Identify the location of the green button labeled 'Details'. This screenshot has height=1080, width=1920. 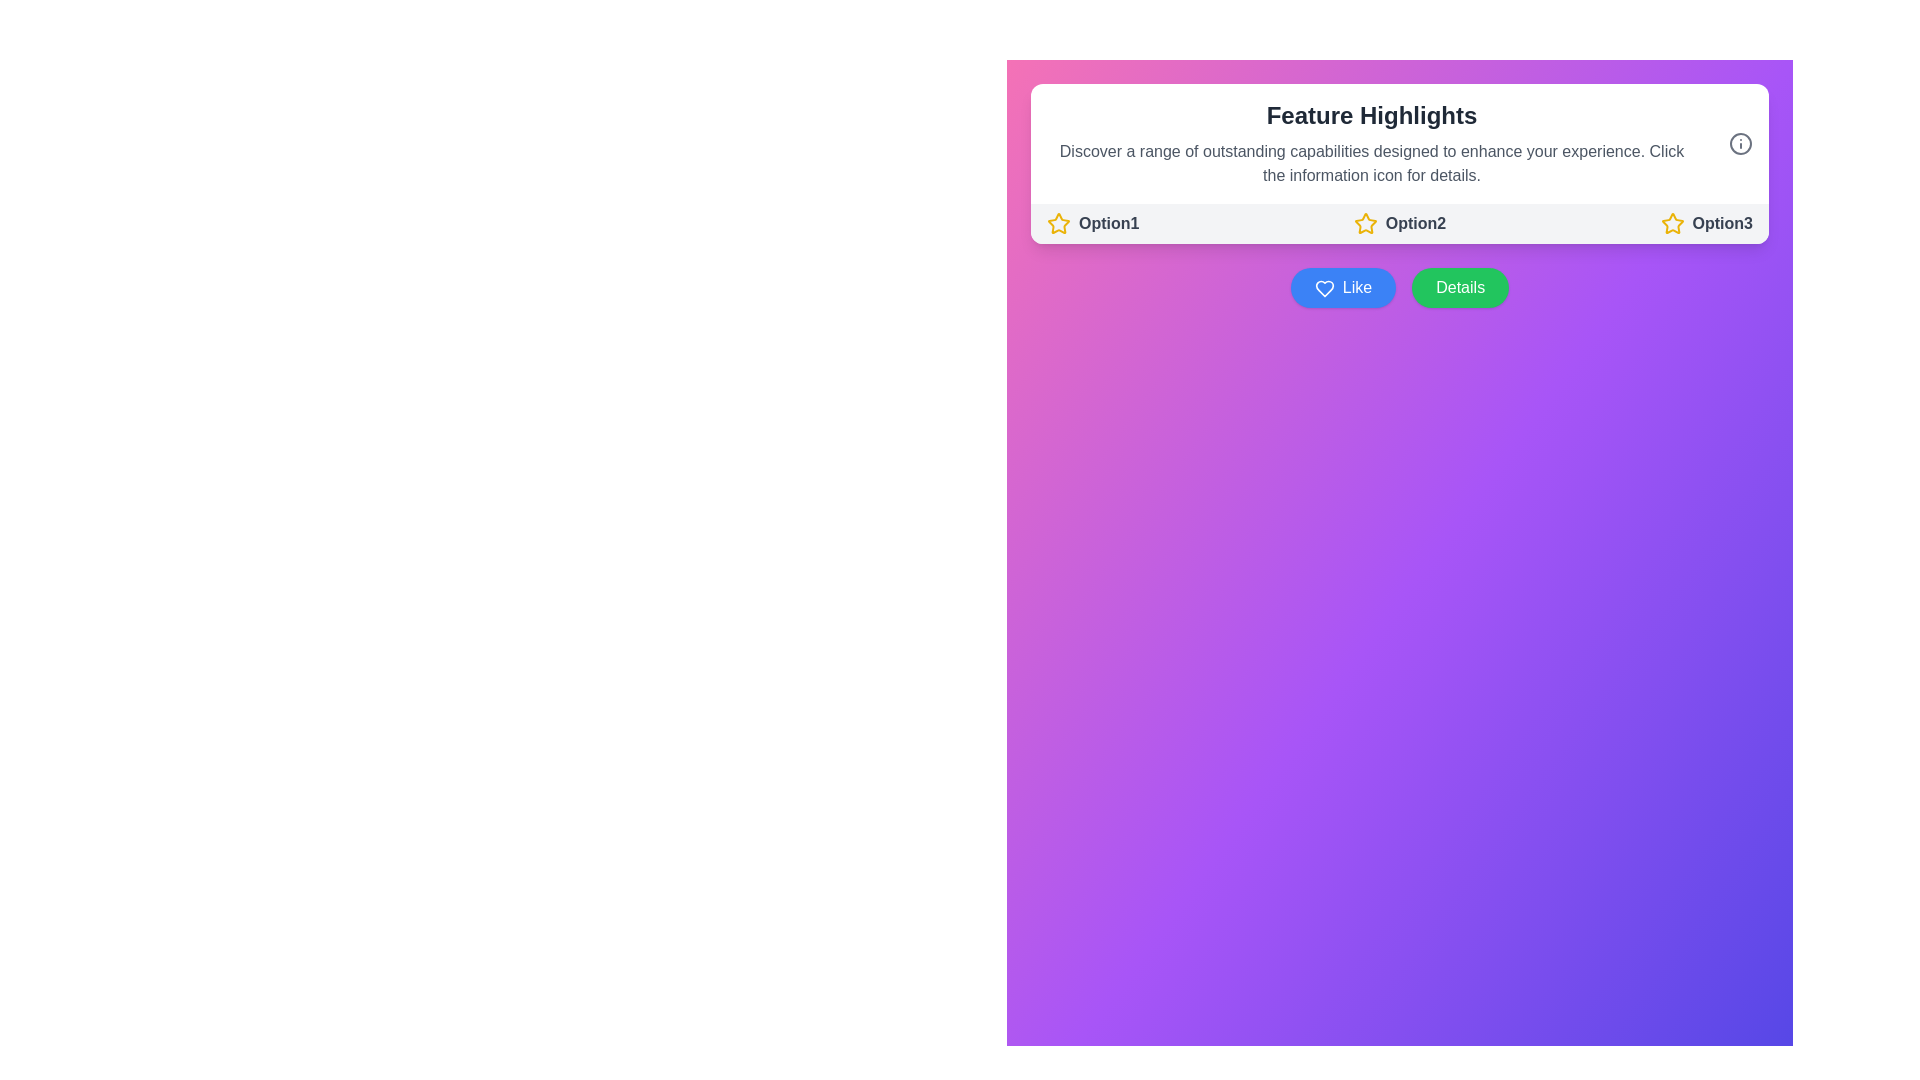
(1460, 288).